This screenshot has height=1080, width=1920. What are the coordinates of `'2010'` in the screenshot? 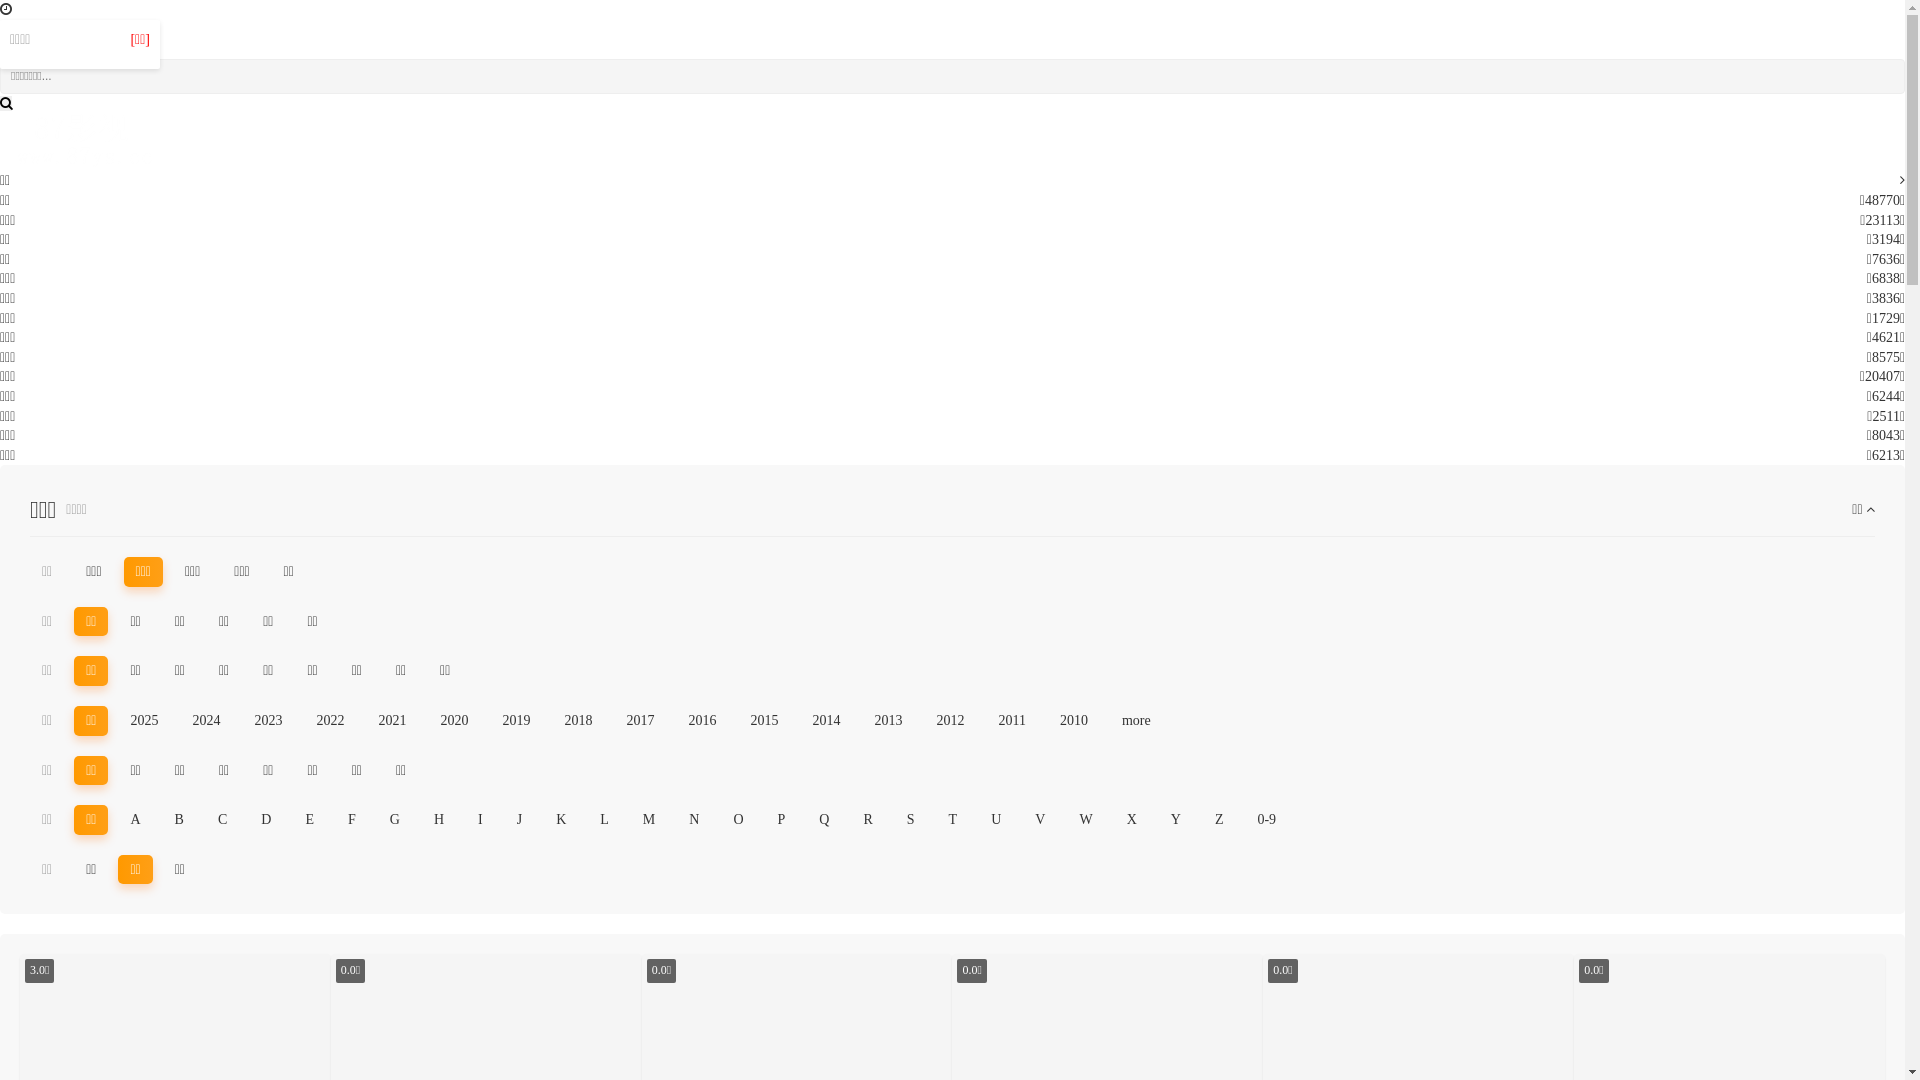 It's located at (1073, 721).